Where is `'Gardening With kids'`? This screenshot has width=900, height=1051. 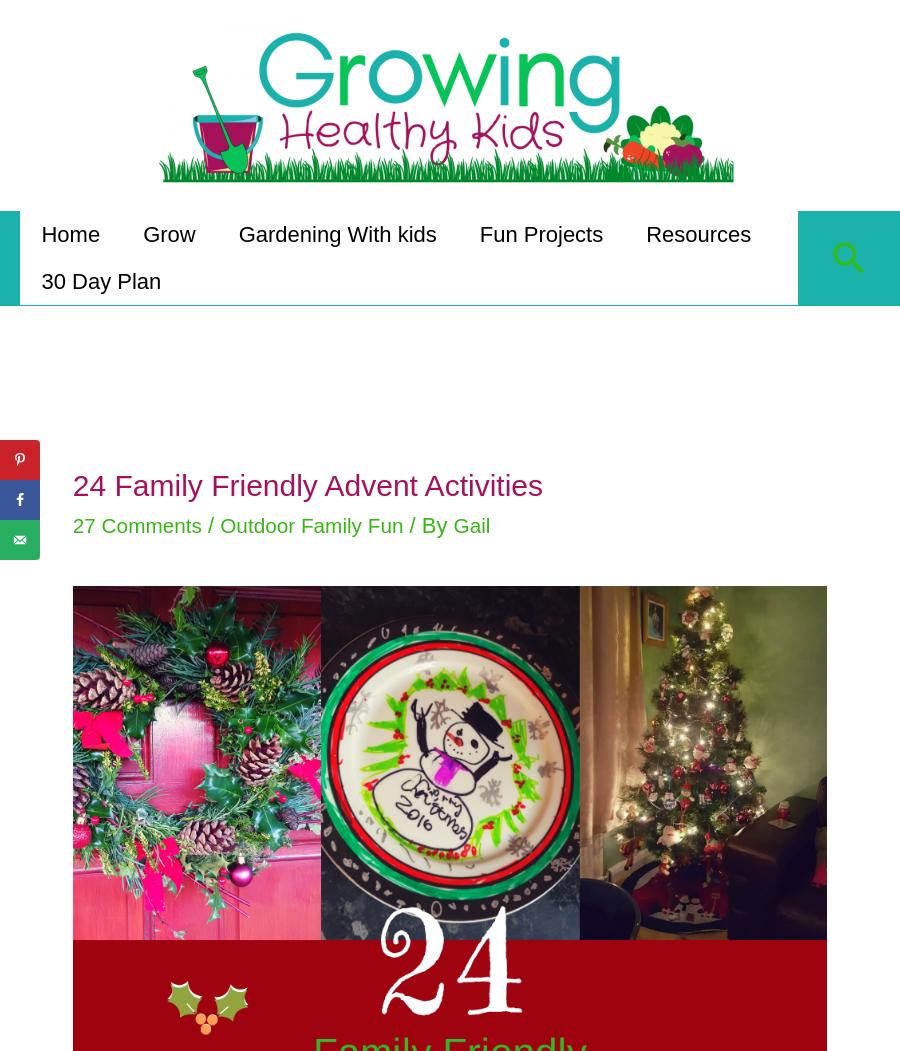
'Gardening With kids' is located at coordinates (240, 229).